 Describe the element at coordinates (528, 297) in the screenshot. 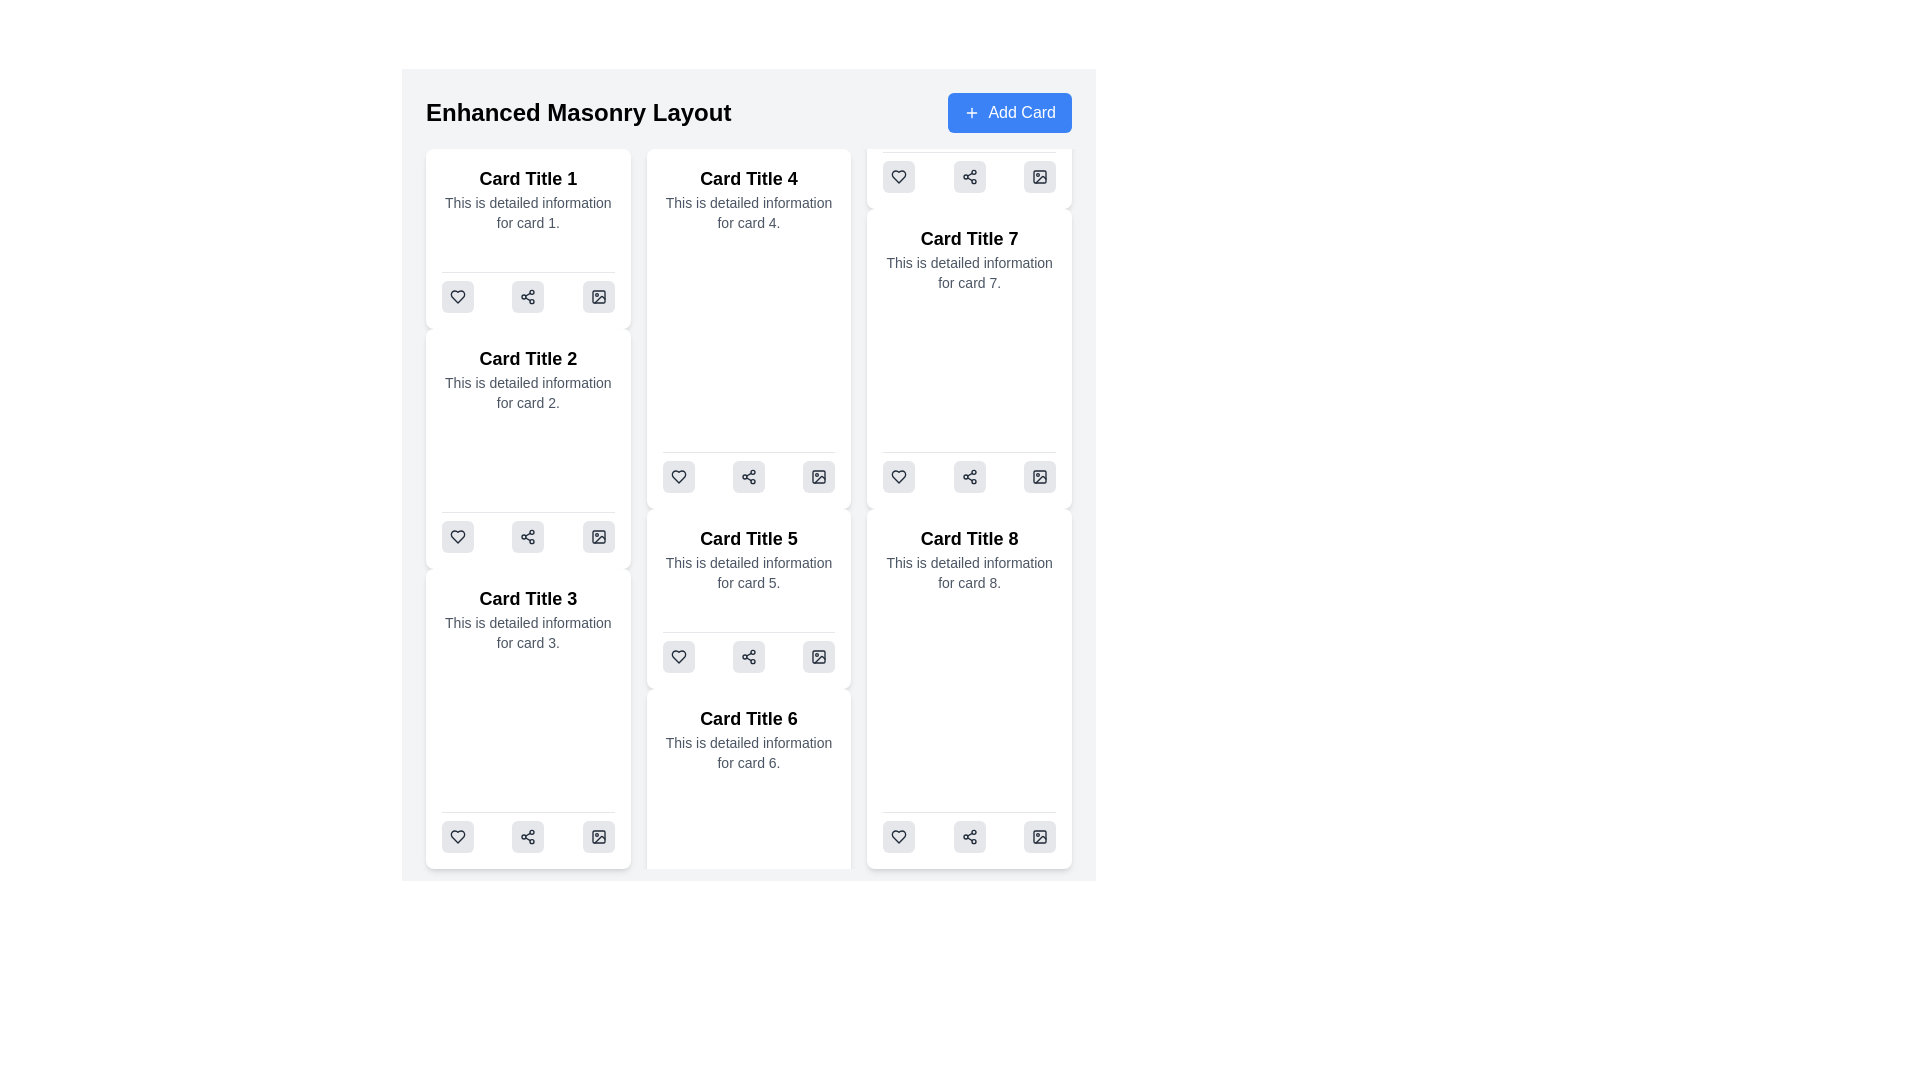

I see `the rounded rectangular button with a light gray background and a darker gray share icon located at the center of the bottom section of 'Card Title 1'` at that location.